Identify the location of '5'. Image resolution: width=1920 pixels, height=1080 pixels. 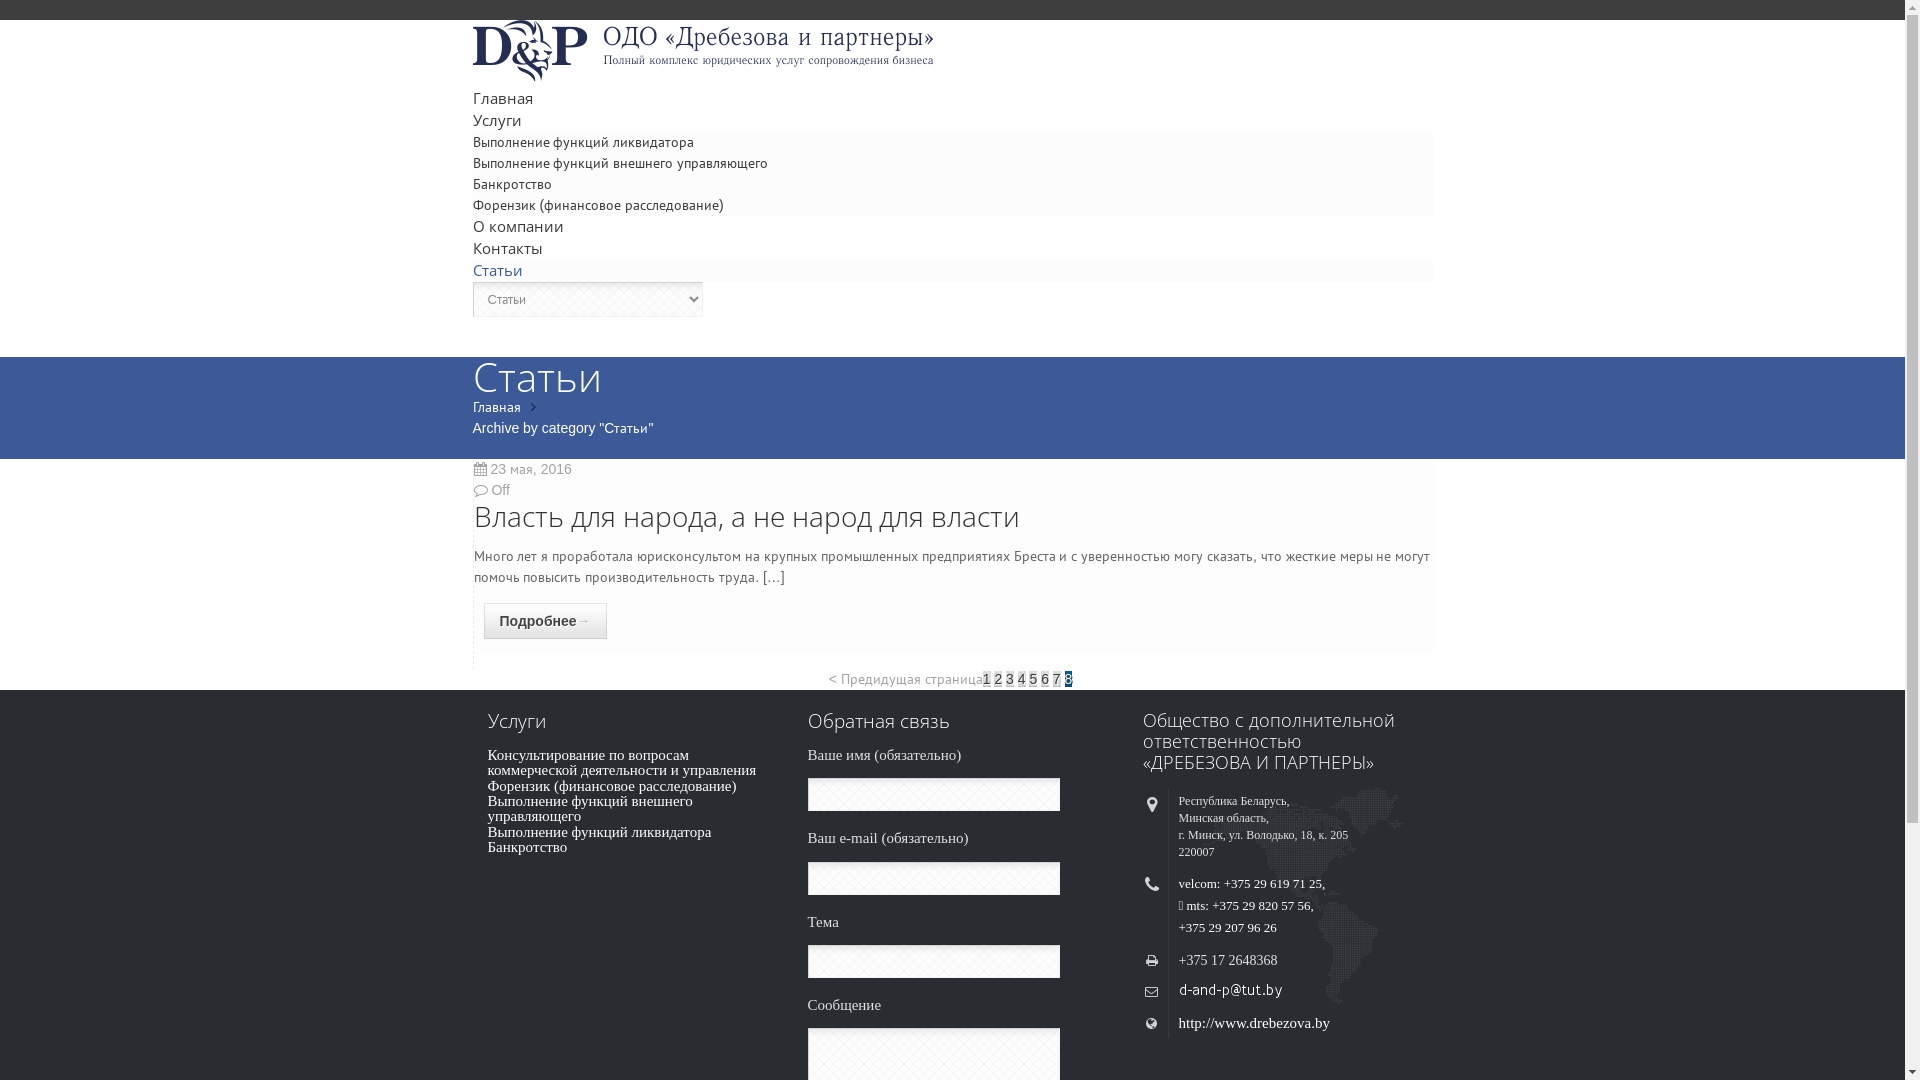
(1032, 677).